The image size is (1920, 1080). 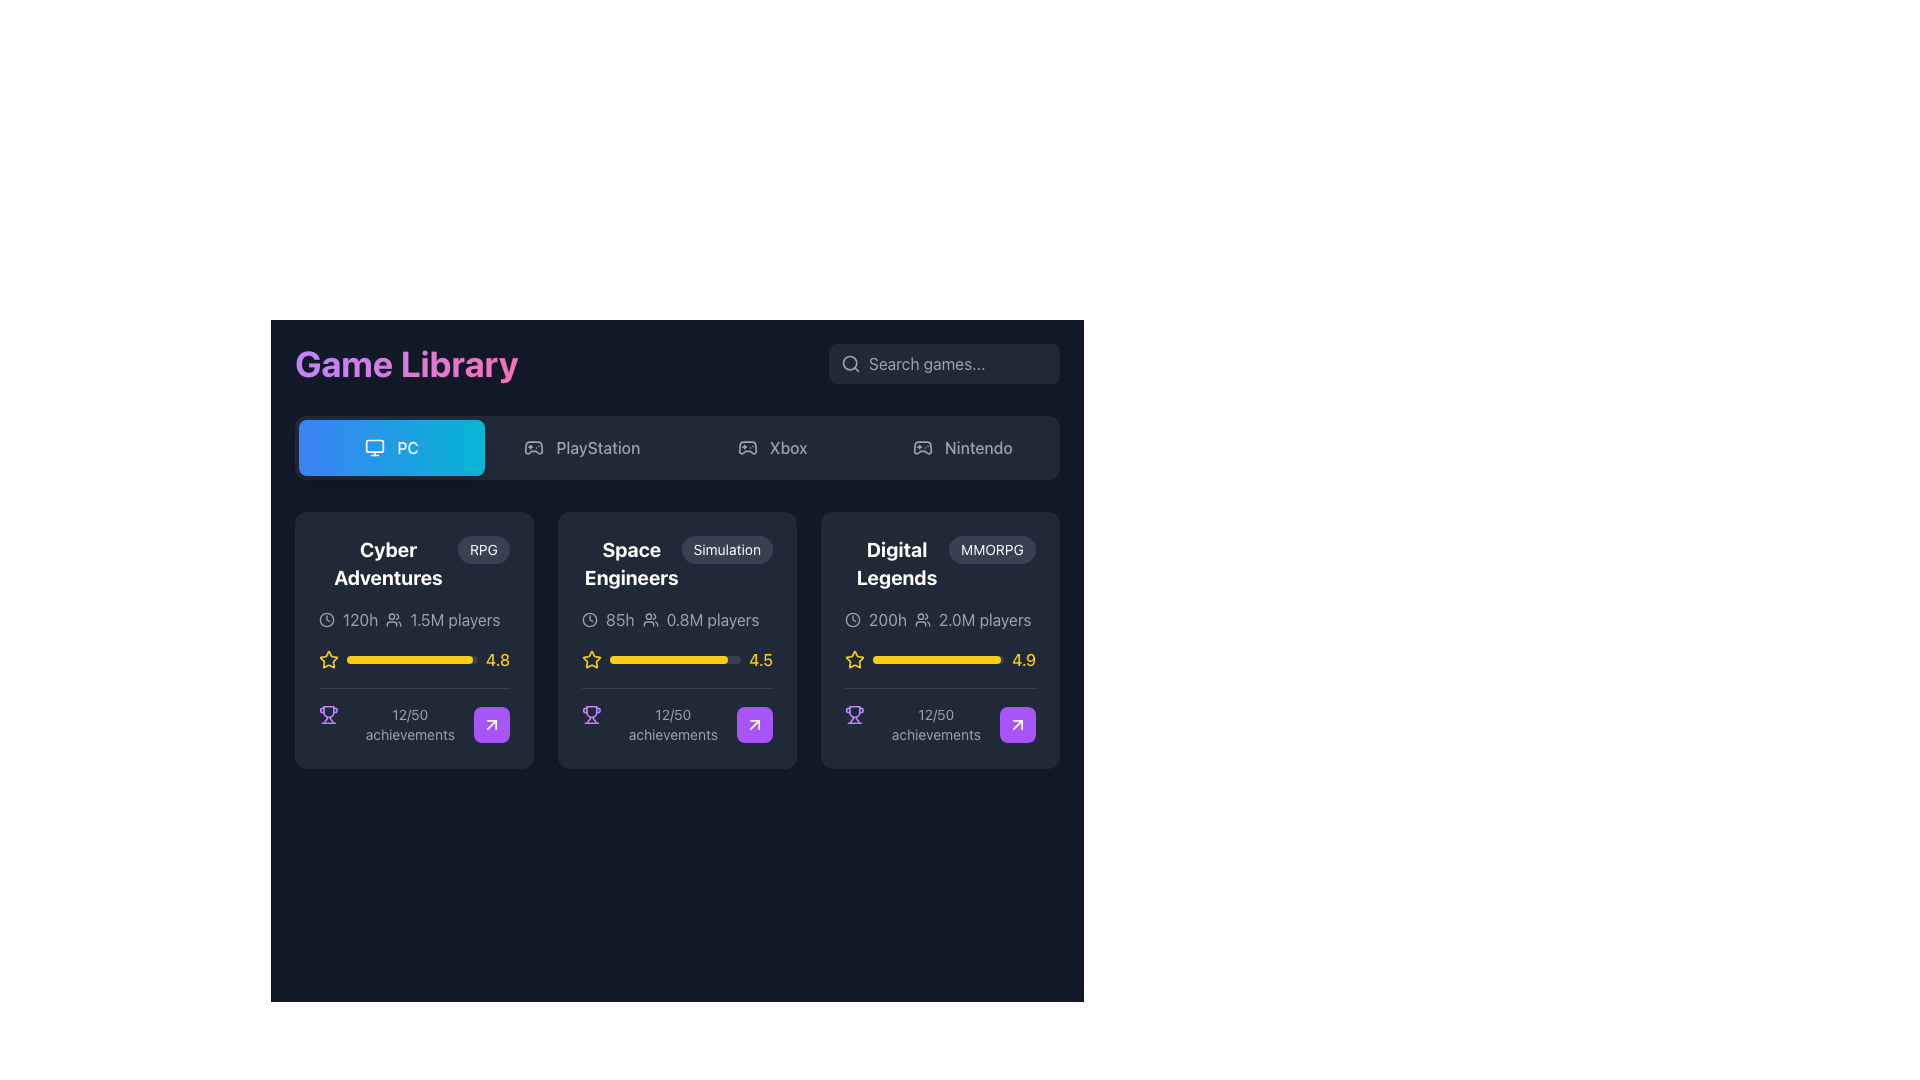 What do you see at coordinates (534, 446) in the screenshot?
I see `the game controller icon located in the top section of the interface, which is part of the navigation components` at bounding box center [534, 446].